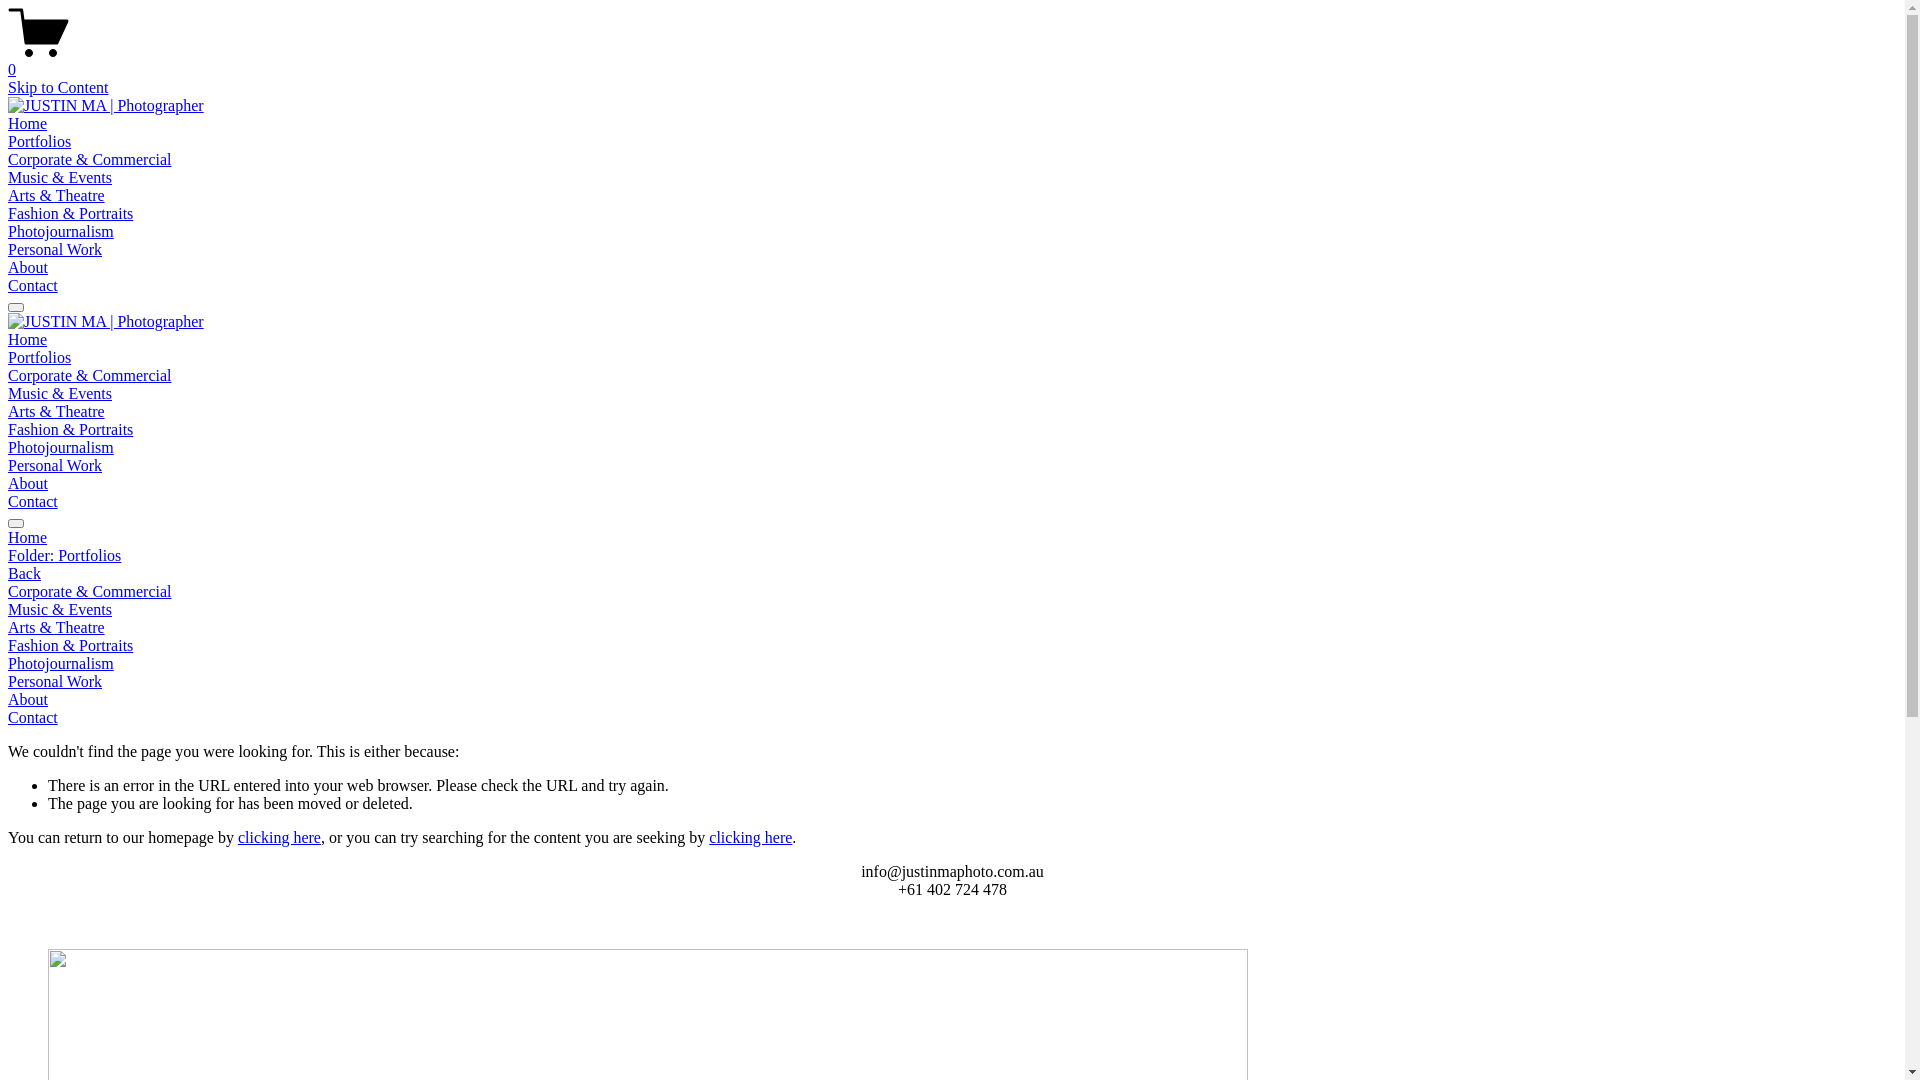 The image size is (1920, 1080). Describe the element at coordinates (33, 500) in the screenshot. I see `'Contact'` at that location.